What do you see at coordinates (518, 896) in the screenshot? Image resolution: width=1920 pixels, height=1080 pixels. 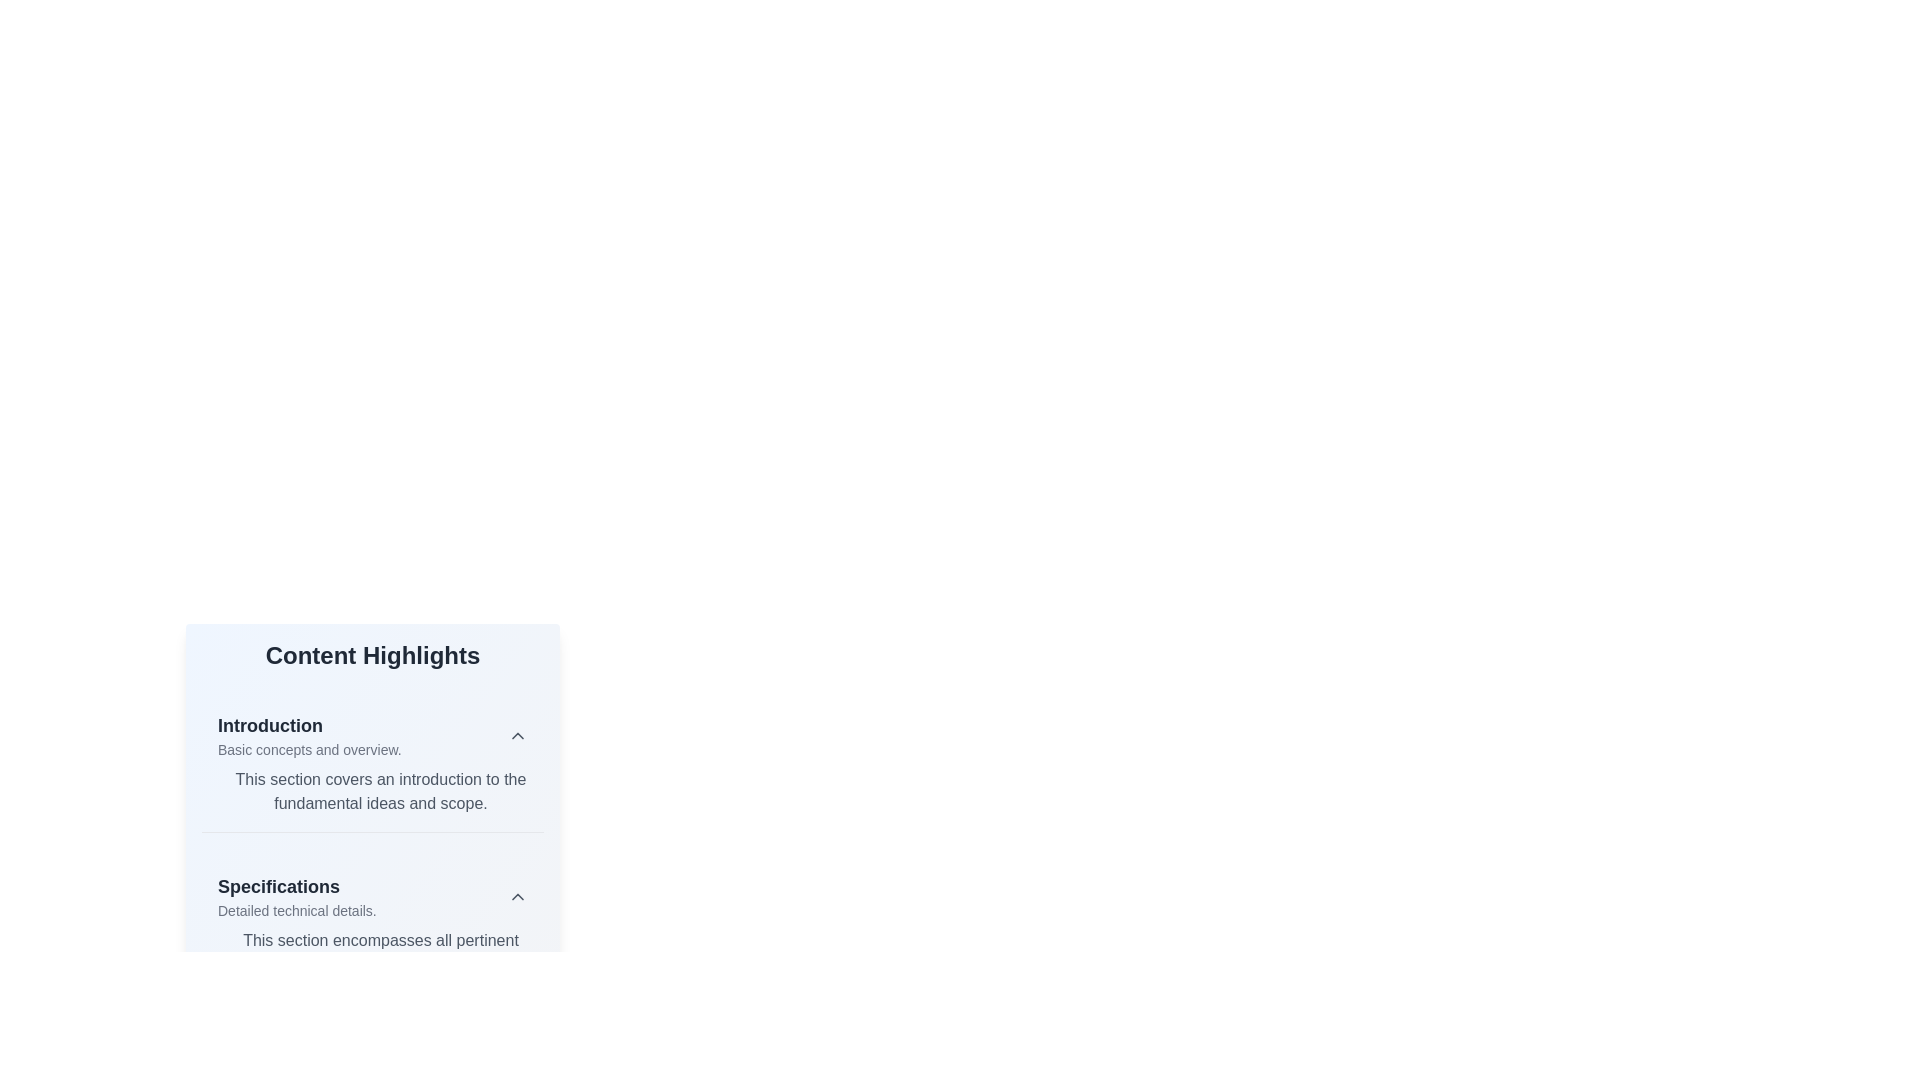 I see `the chevron icon located to the far right of the 'Specifications' section` at bounding box center [518, 896].